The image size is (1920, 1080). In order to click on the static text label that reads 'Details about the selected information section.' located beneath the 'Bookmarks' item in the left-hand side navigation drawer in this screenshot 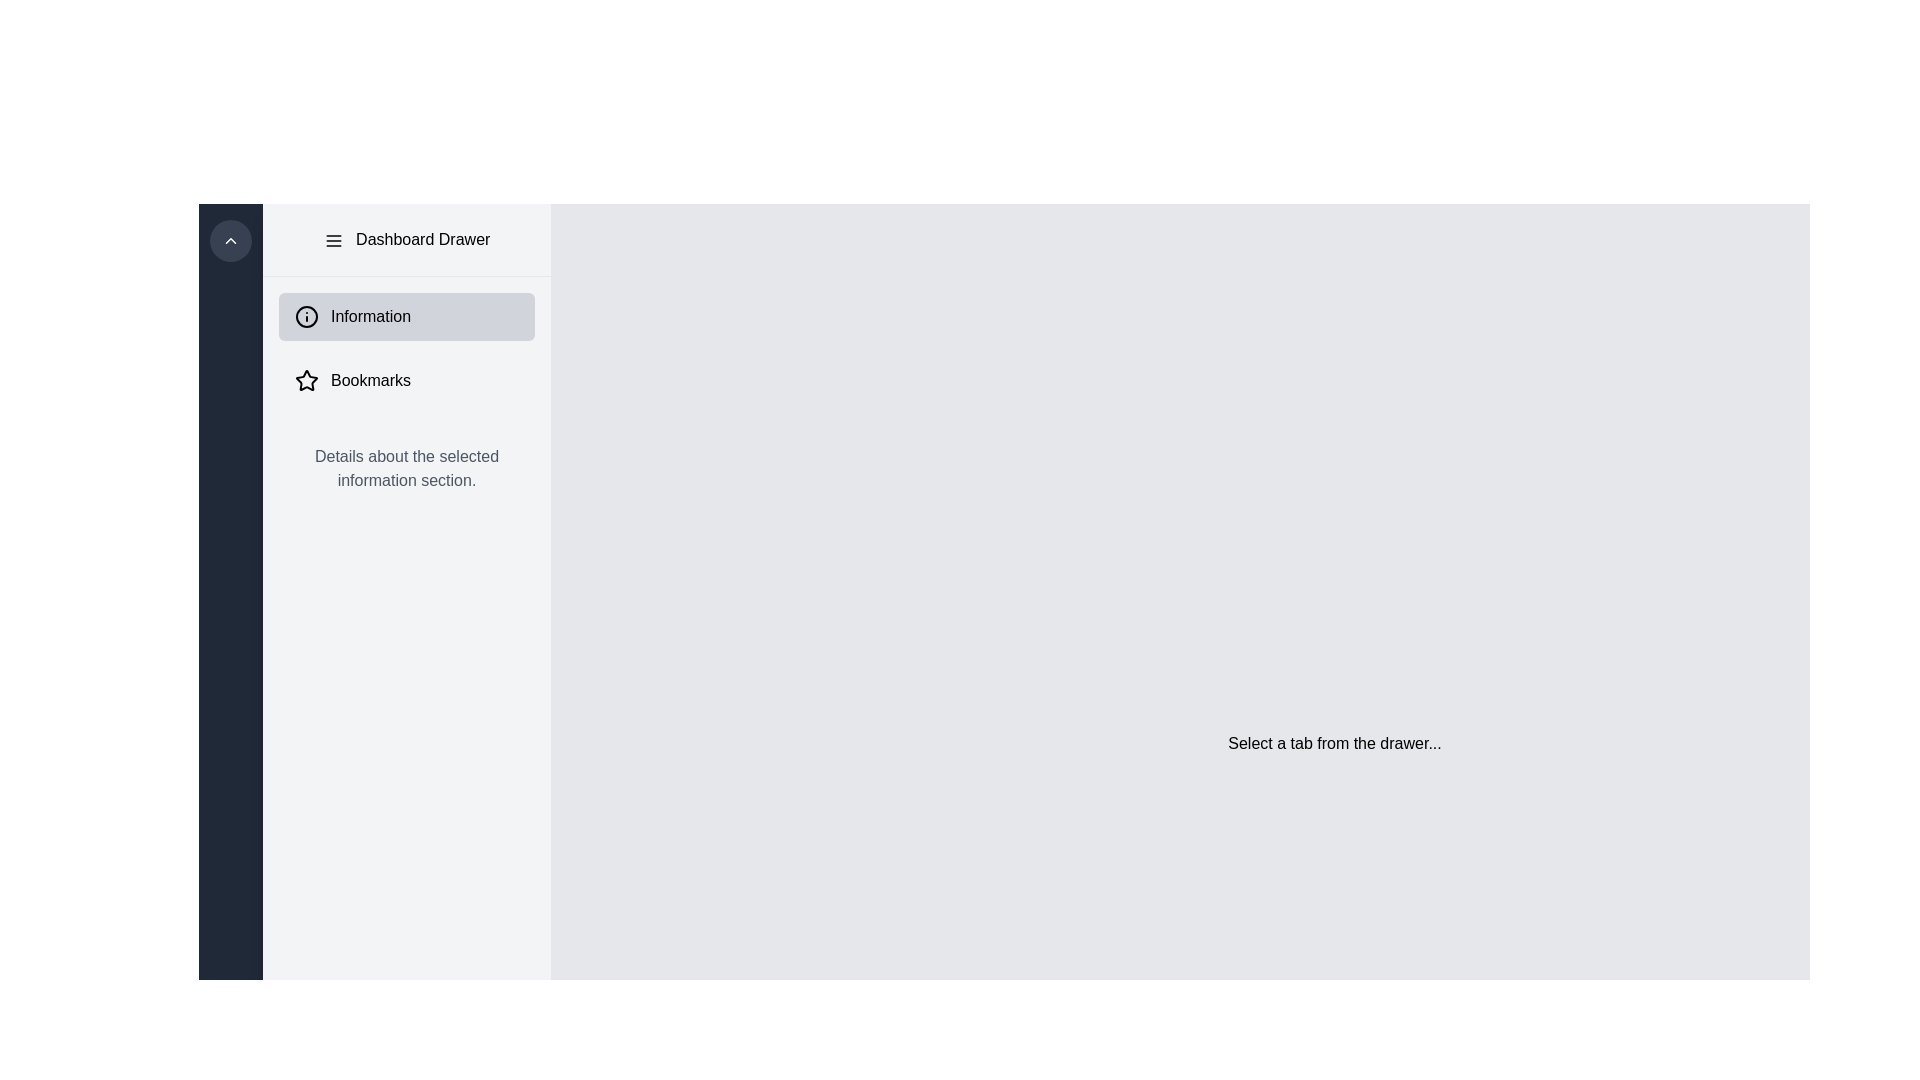, I will do `click(406, 469)`.